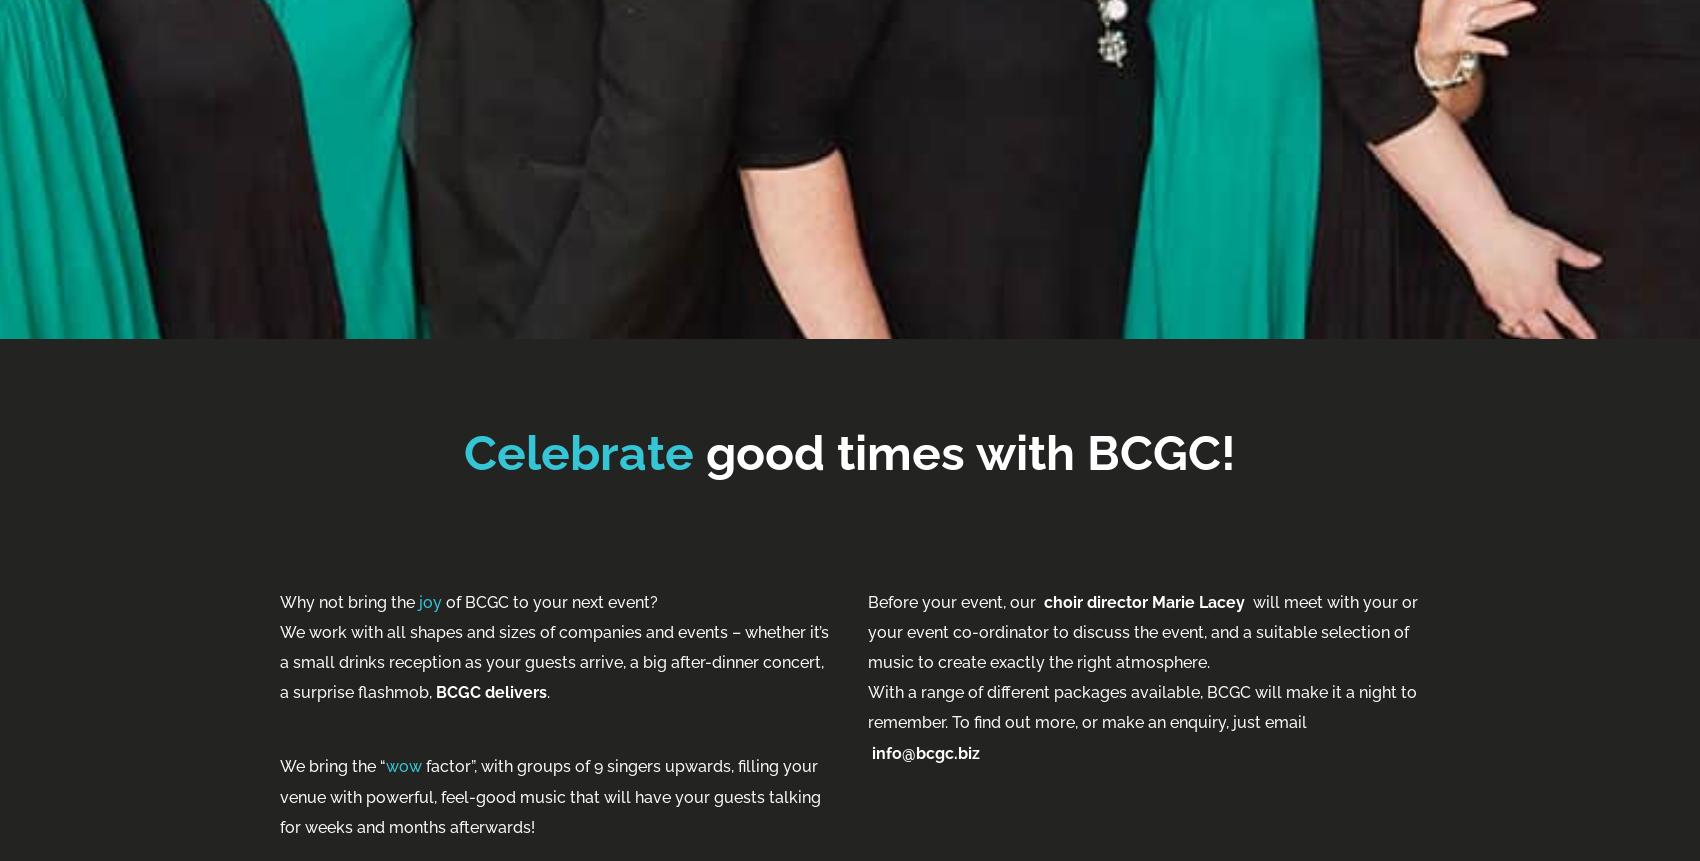 This screenshot has height=861, width=1700. What do you see at coordinates (1143, 601) in the screenshot?
I see `'choir director Marie Lacey'` at bounding box center [1143, 601].